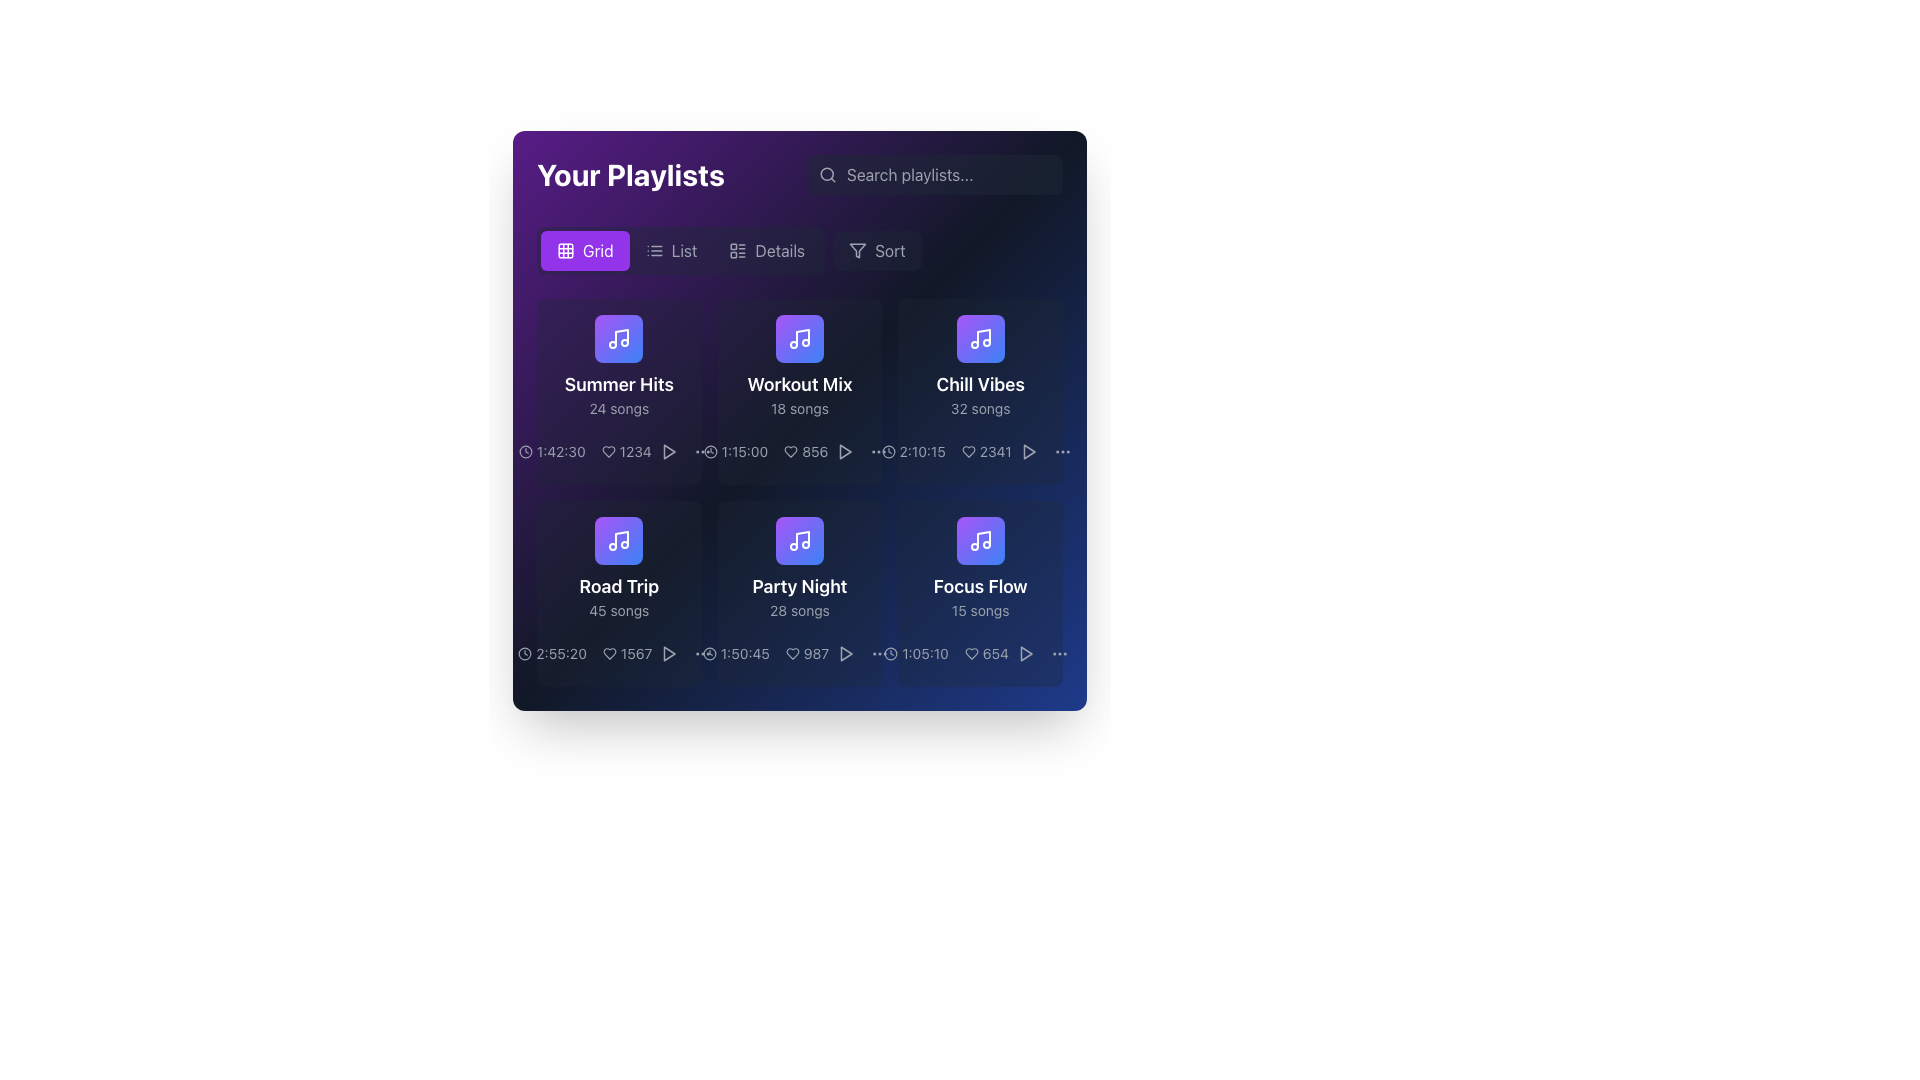 This screenshot has width=1920, height=1080. Describe the element at coordinates (1059, 654) in the screenshot. I see `the Icon (Ellipsis) consisting of three horizontally aligned dots located at the bottom-right corner of the 'Focus Flow' playlist card` at that location.